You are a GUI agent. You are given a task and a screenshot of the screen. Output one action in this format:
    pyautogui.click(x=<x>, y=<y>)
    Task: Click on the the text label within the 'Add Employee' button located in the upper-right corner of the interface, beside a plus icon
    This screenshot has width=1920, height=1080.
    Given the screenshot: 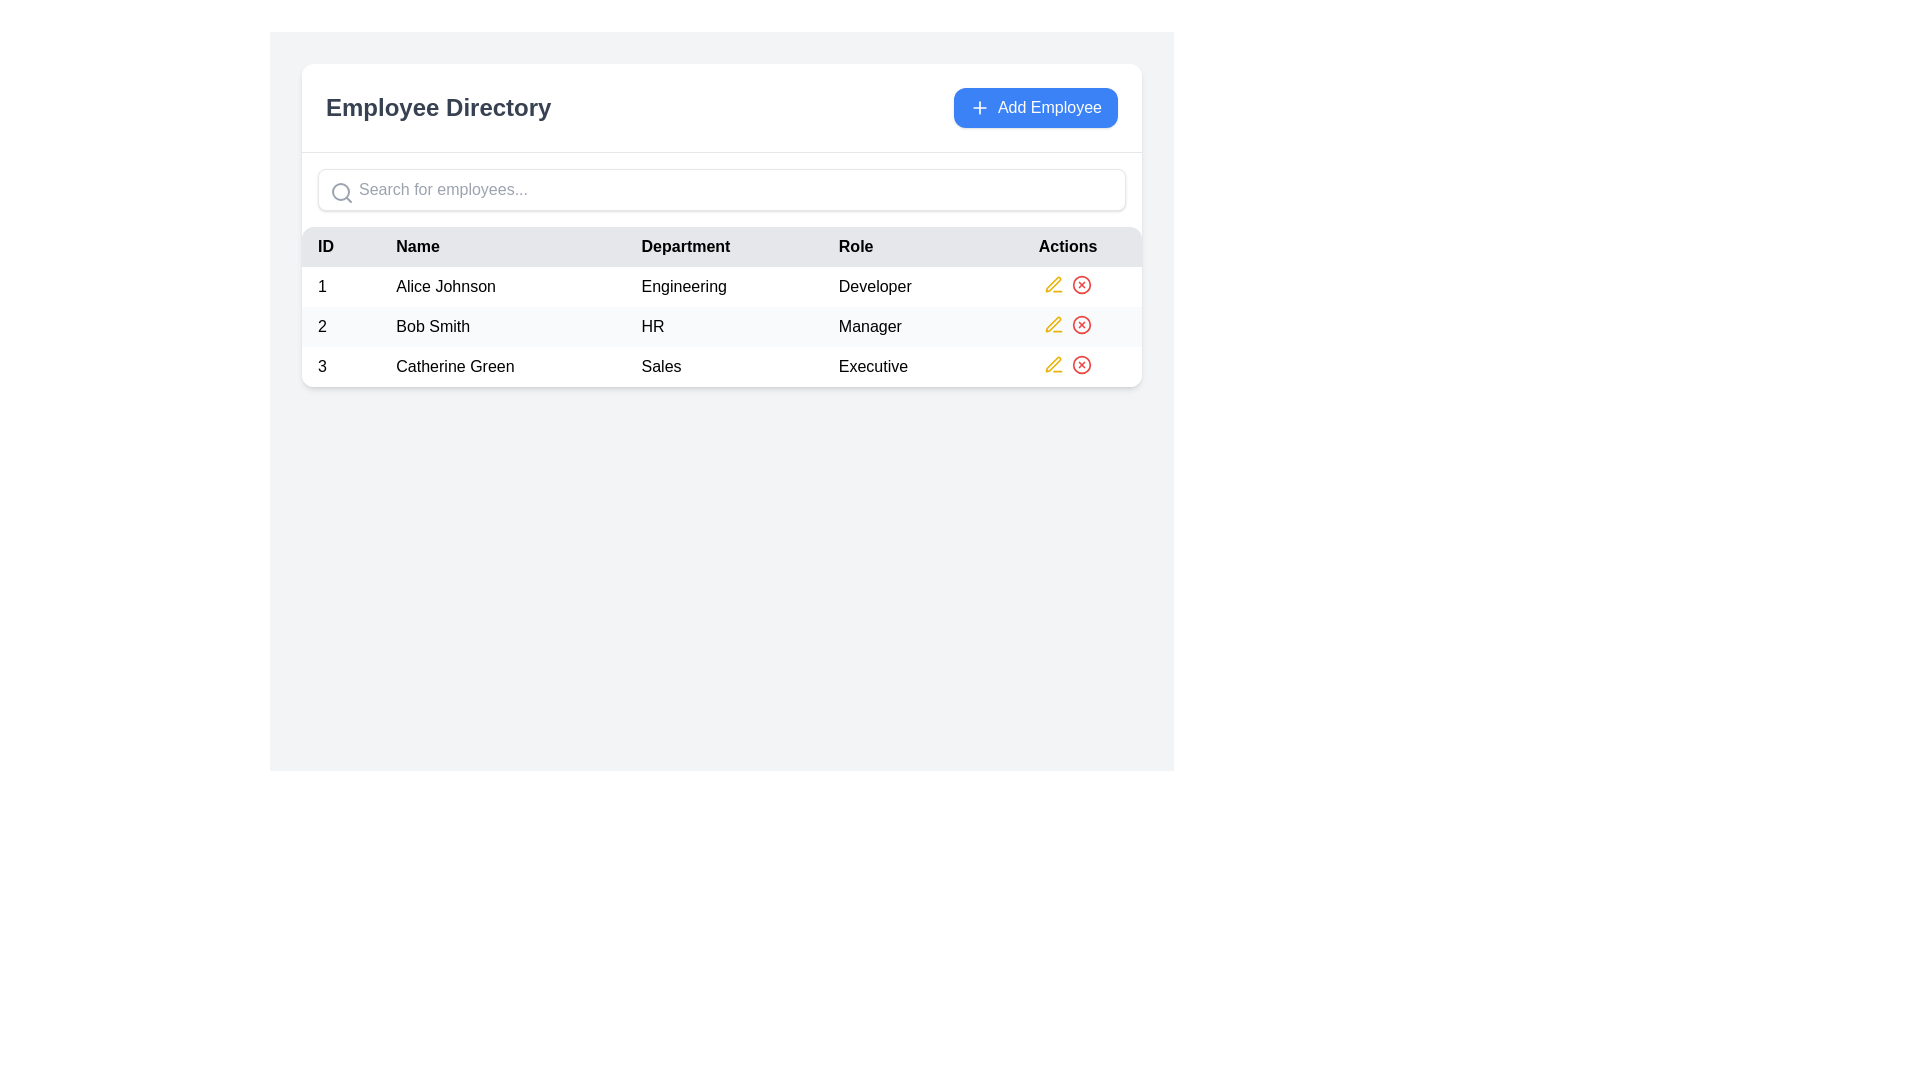 What is the action you would take?
    pyautogui.click(x=1049, y=108)
    